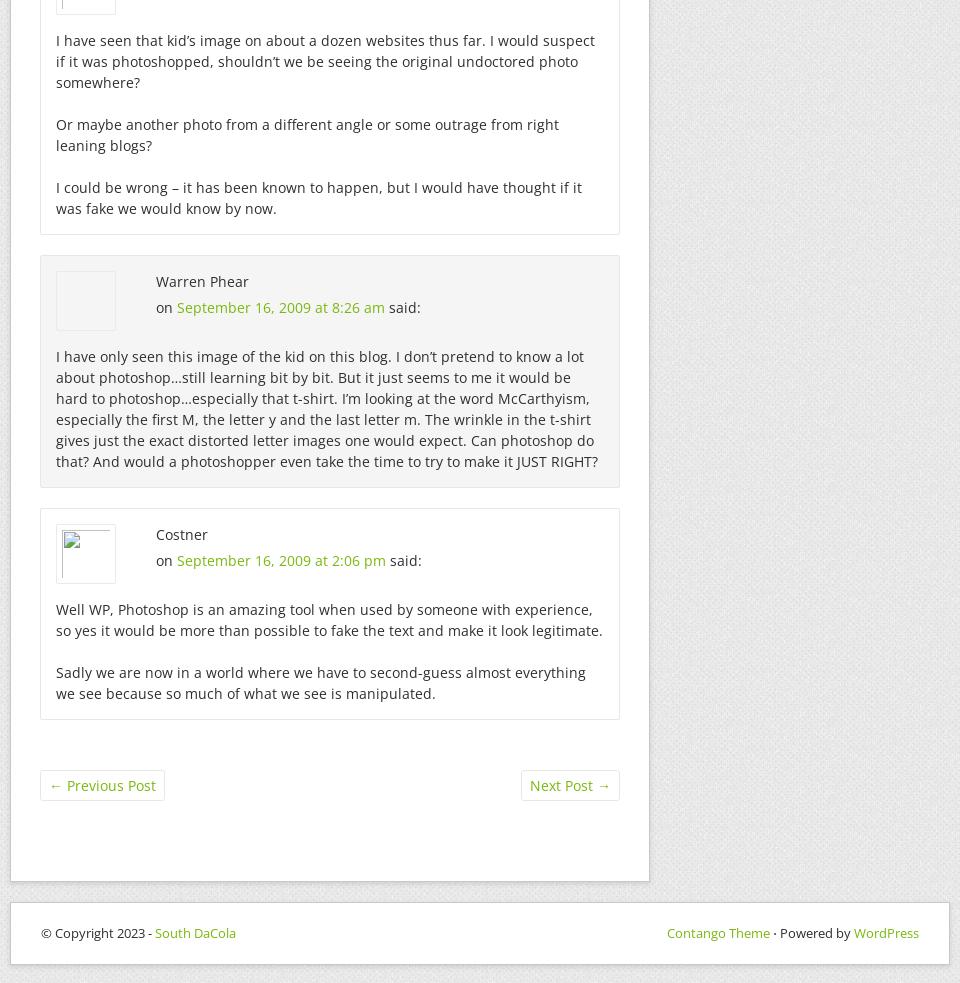  Describe the element at coordinates (326, 408) in the screenshot. I see `'I have only seen this image of the kid on this blog. I don’t pretend to know a lot about photoshop…still learning bit by bit. But it just seems to me it would be hard to photoshop…especially that t-shirt. I’m looking at the word McCarthyism, especially the first M, the letter y and the last letter m. The wrinkle in the t-shirt gives just the exact distorted letter images one would expect. Can photoshop do that? And would a photoshopper even take the time to try to make it JUST RIGHT?'` at that location.